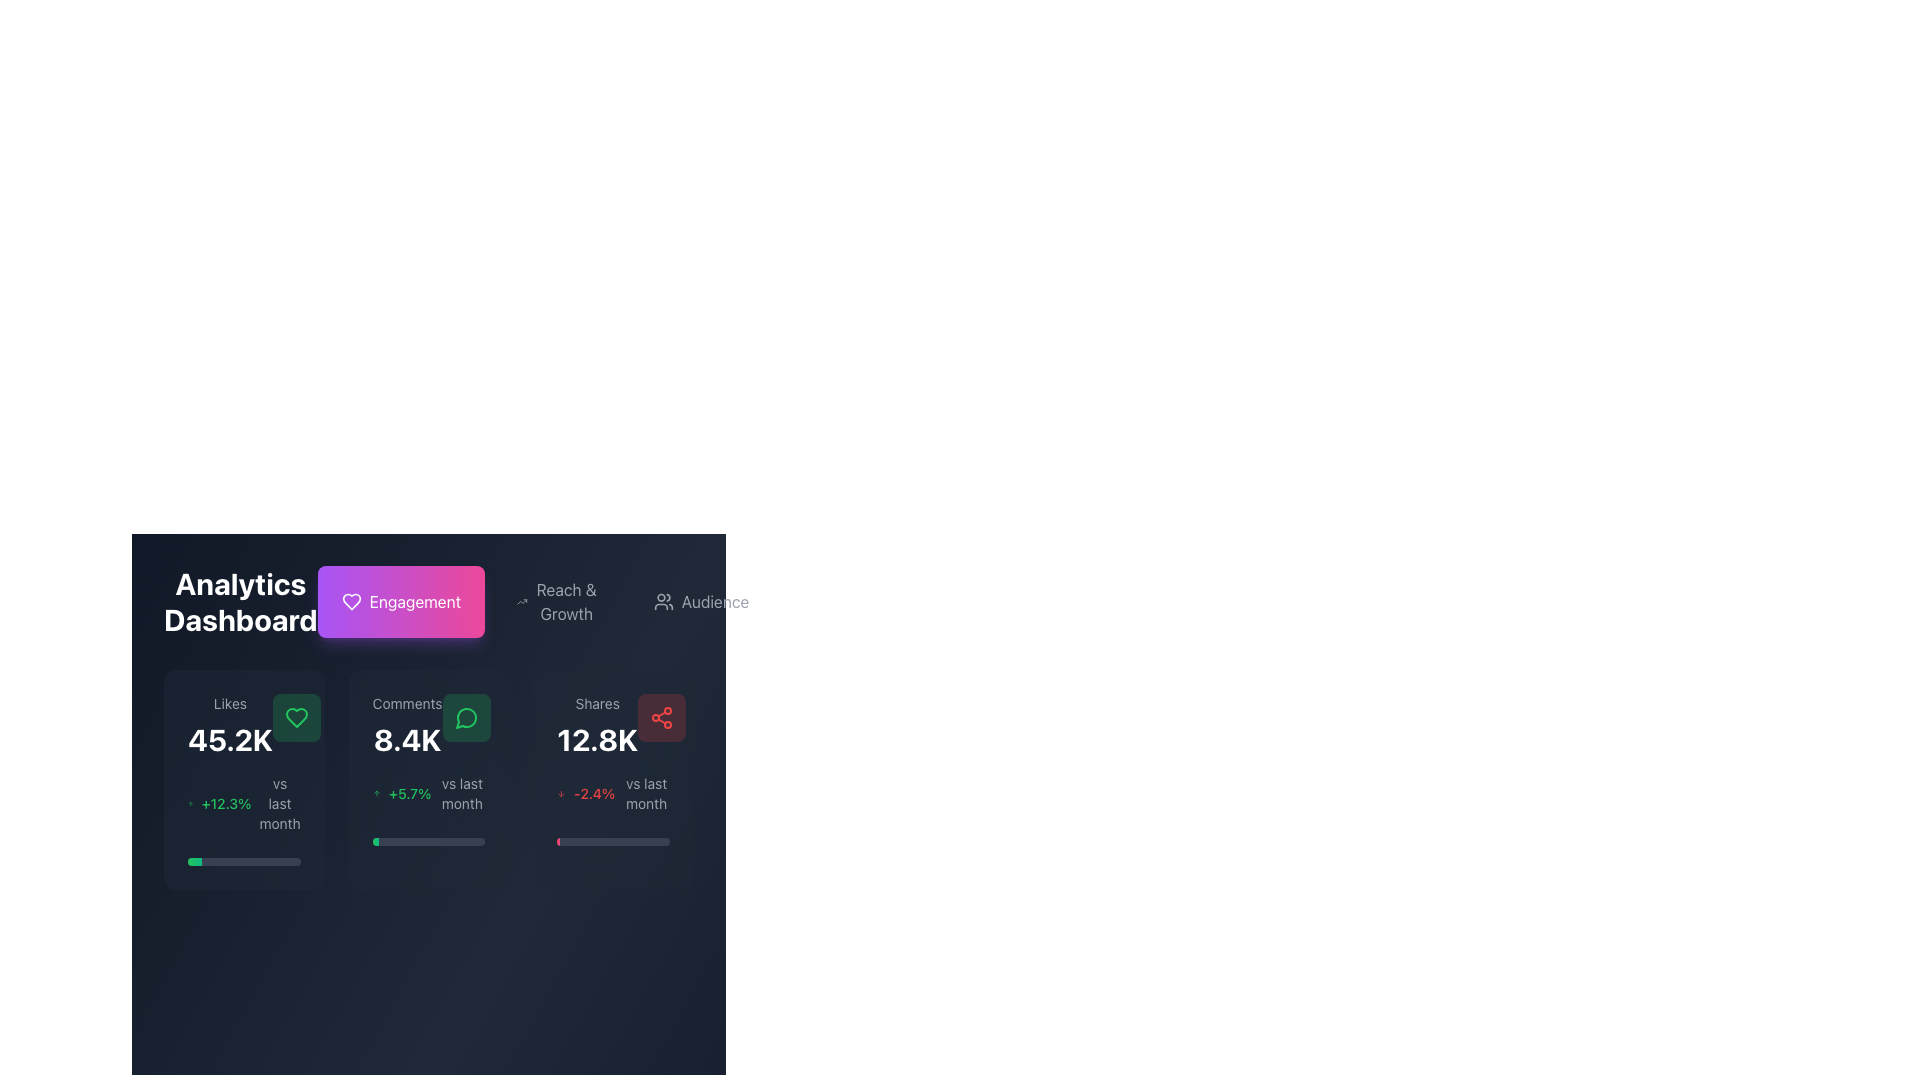 The width and height of the screenshot is (1920, 1080). I want to click on the Information Card displaying total shares ('12.8K') and percentage change (-2.4%) in the last column of the grid, so click(612, 778).